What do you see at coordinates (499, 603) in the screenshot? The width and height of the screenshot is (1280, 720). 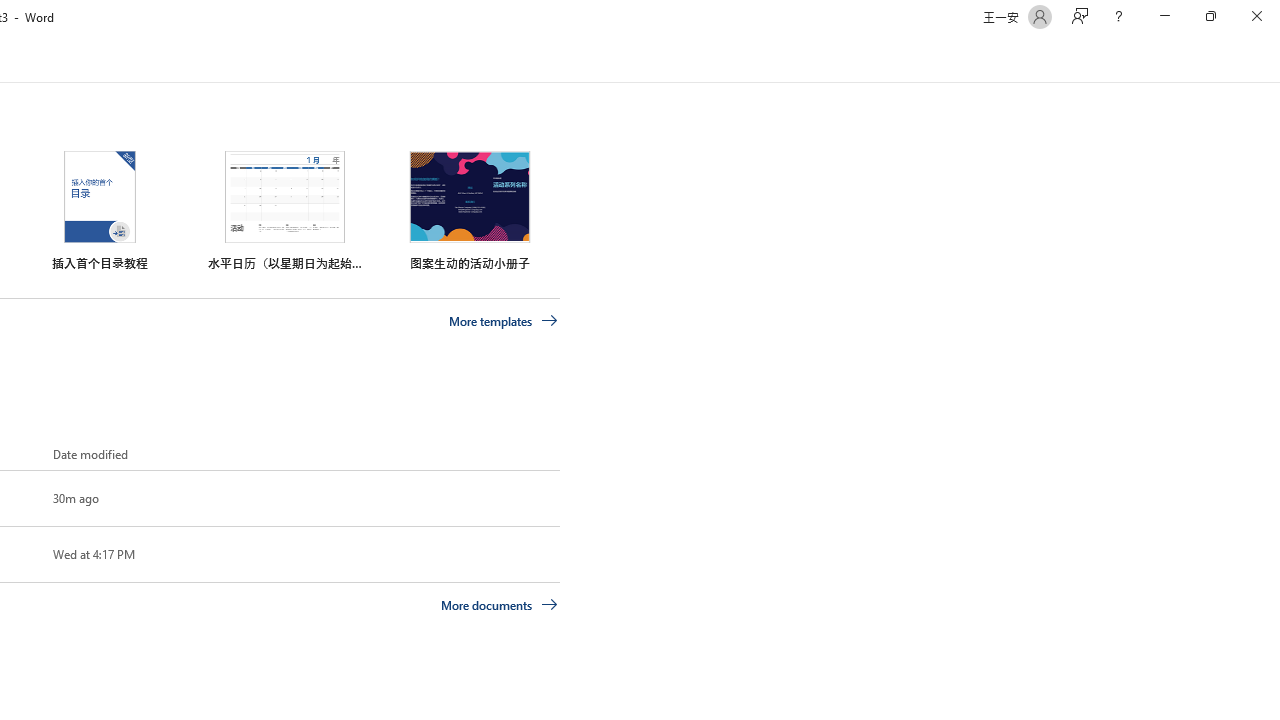 I see `'More documents'` at bounding box center [499, 603].